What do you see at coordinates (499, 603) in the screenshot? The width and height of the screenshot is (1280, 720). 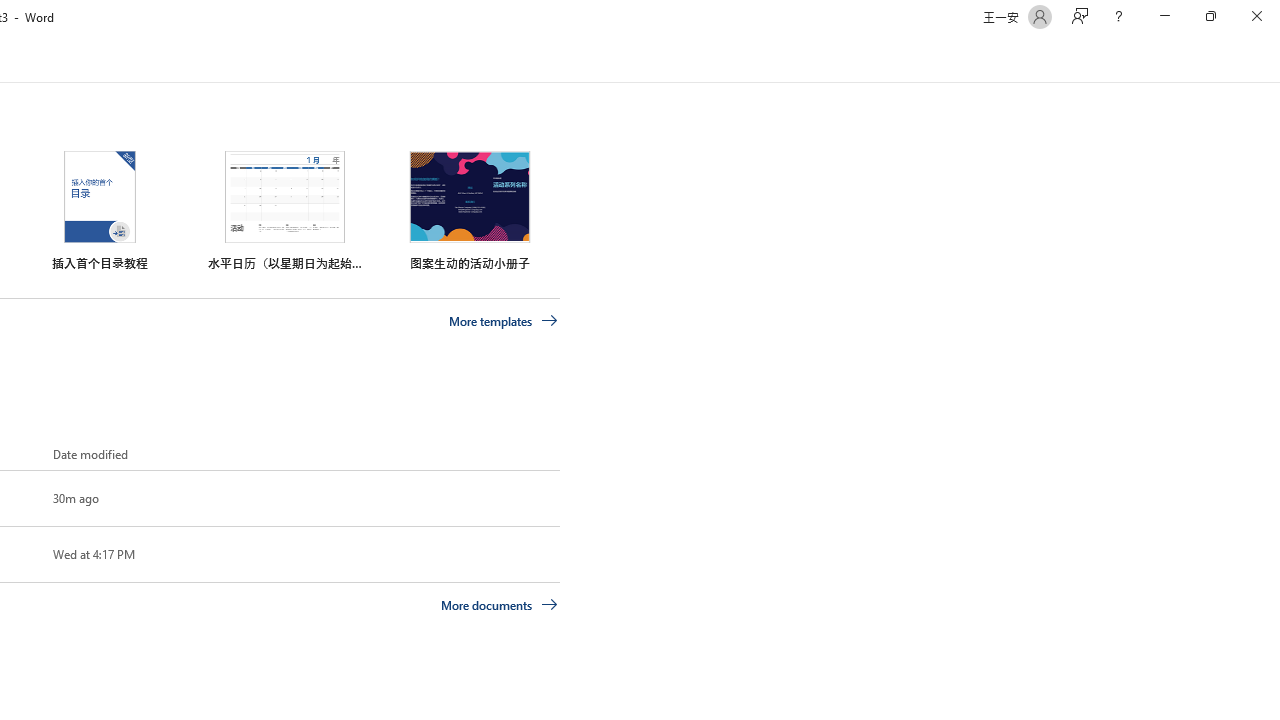 I see `'More documents'` at bounding box center [499, 603].